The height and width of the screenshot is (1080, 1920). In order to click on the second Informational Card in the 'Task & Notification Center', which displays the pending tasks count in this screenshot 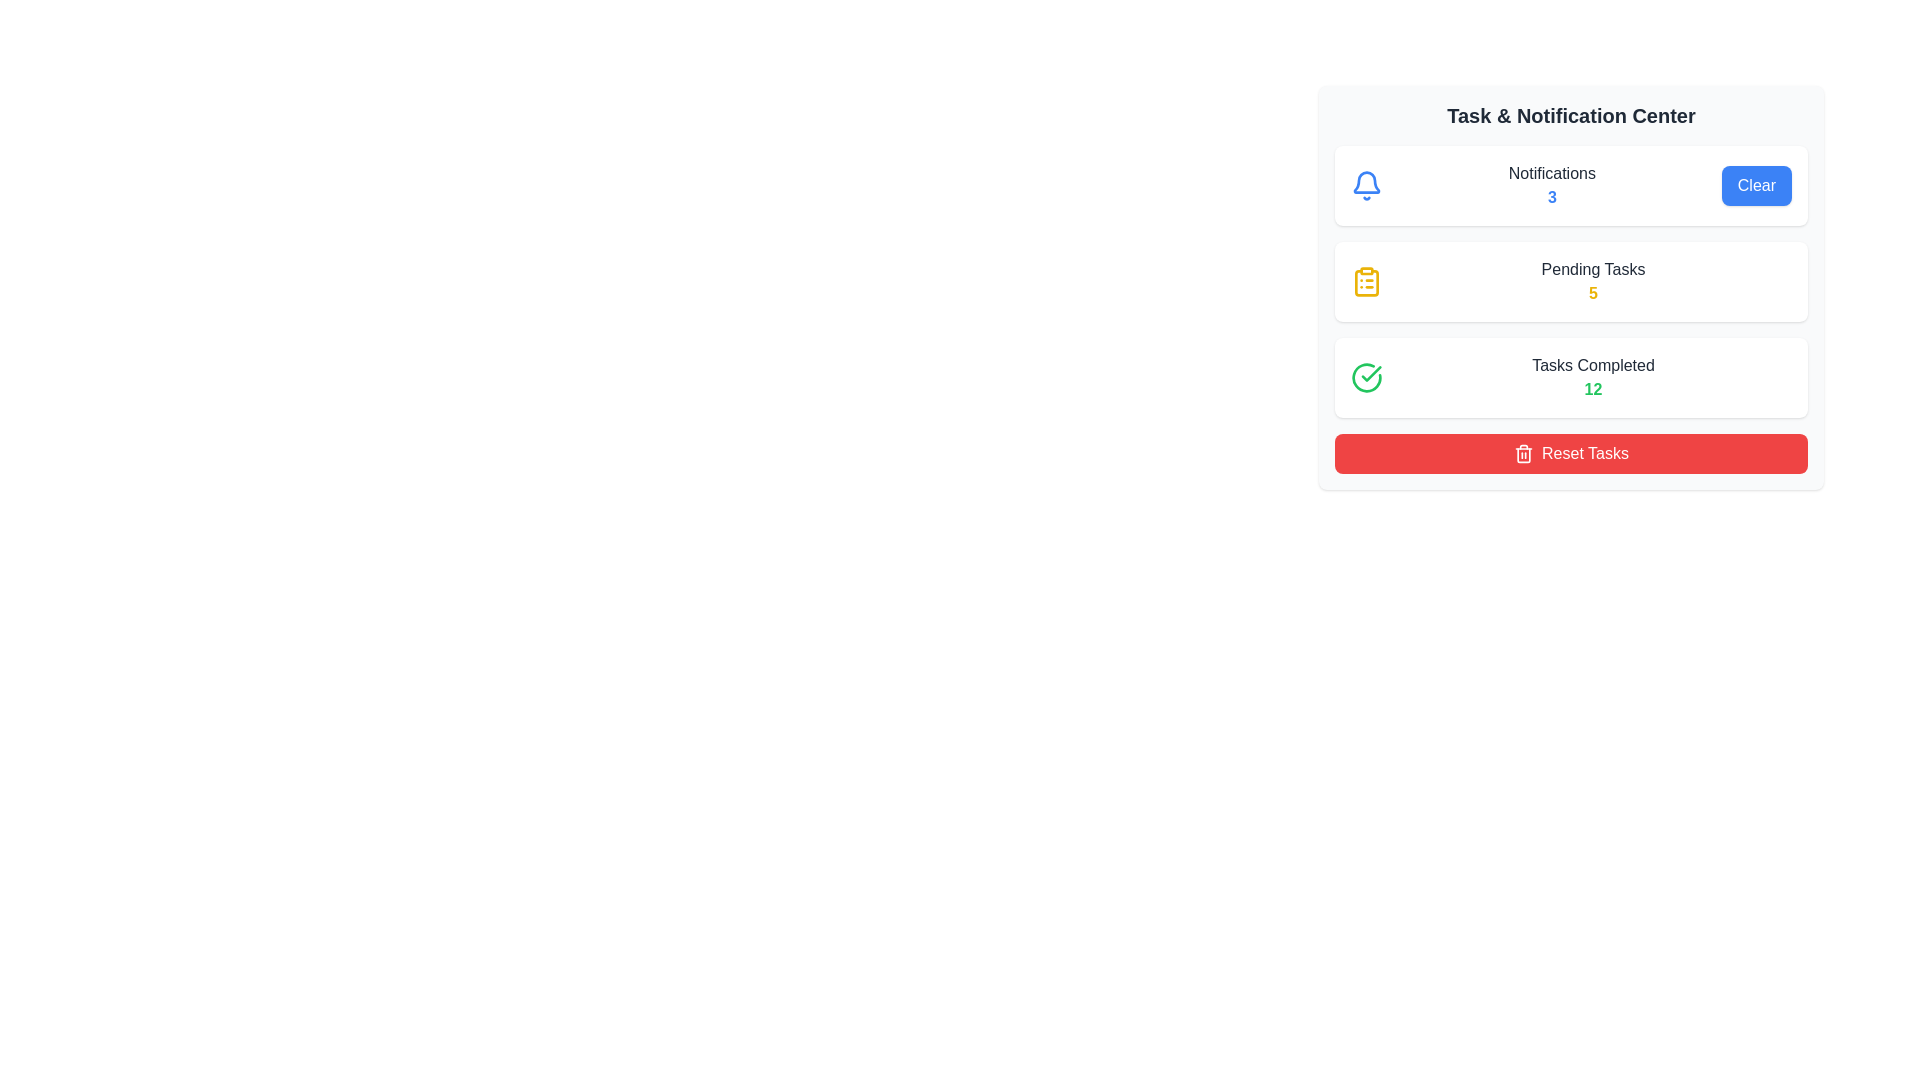, I will do `click(1570, 281)`.